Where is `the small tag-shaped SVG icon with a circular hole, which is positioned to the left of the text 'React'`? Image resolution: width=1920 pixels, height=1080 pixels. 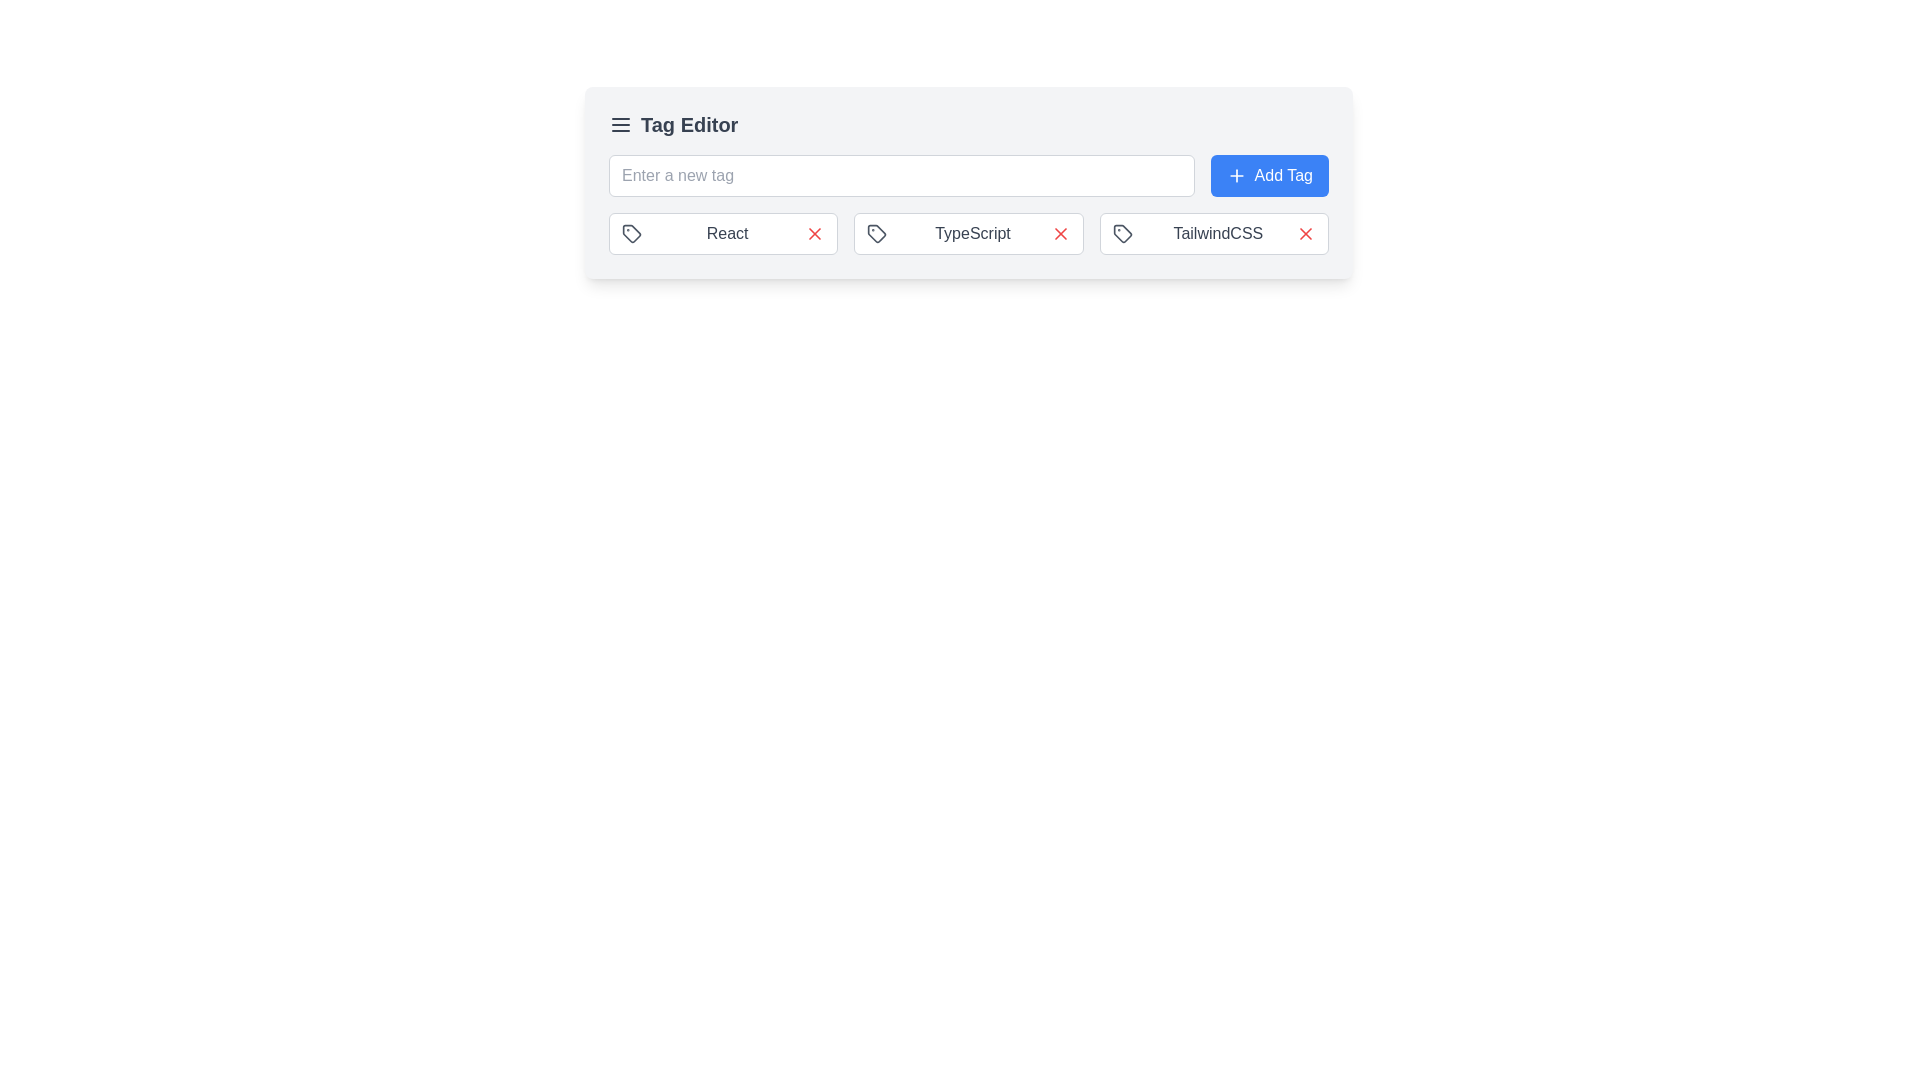 the small tag-shaped SVG icon with a circular hole, which is positioned to the left of the text 'React' is located at coordinates (631, 233).